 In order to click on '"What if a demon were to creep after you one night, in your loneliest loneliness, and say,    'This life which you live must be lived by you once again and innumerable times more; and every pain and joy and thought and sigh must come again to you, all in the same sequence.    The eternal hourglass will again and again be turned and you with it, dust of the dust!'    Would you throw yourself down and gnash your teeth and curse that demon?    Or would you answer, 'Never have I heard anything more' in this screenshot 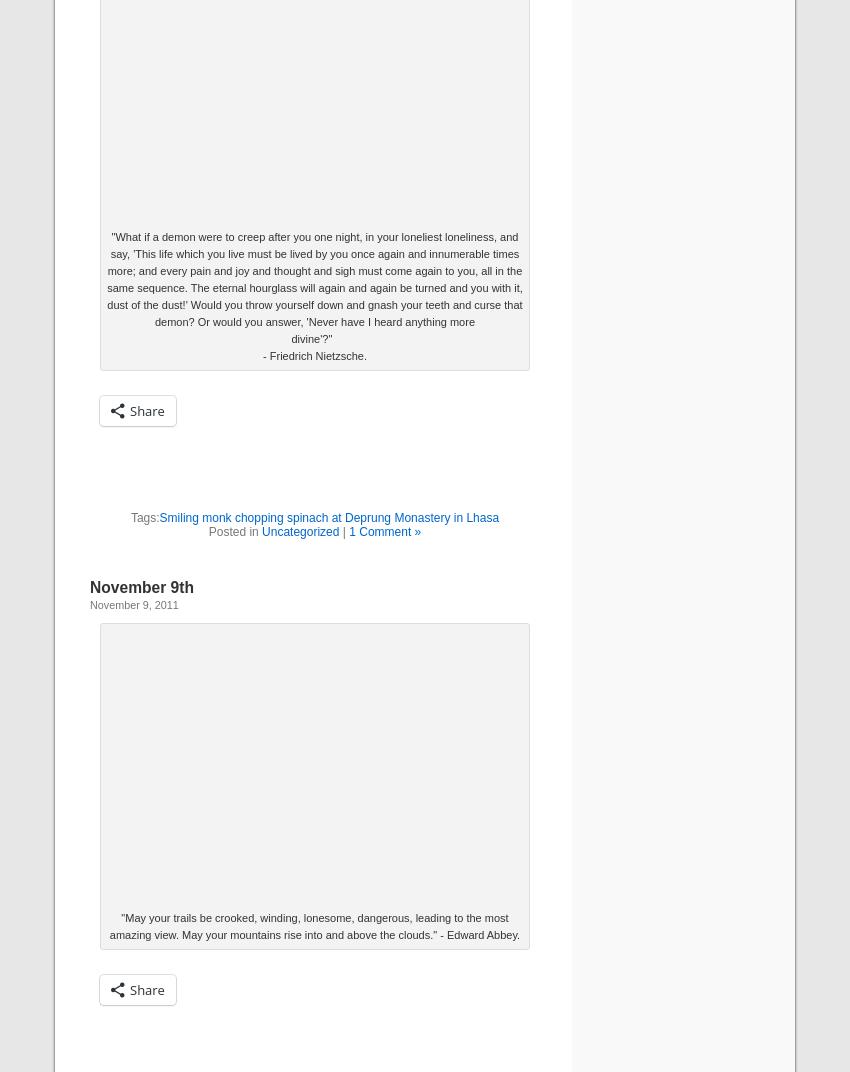, I will do `click(106, 278)`.